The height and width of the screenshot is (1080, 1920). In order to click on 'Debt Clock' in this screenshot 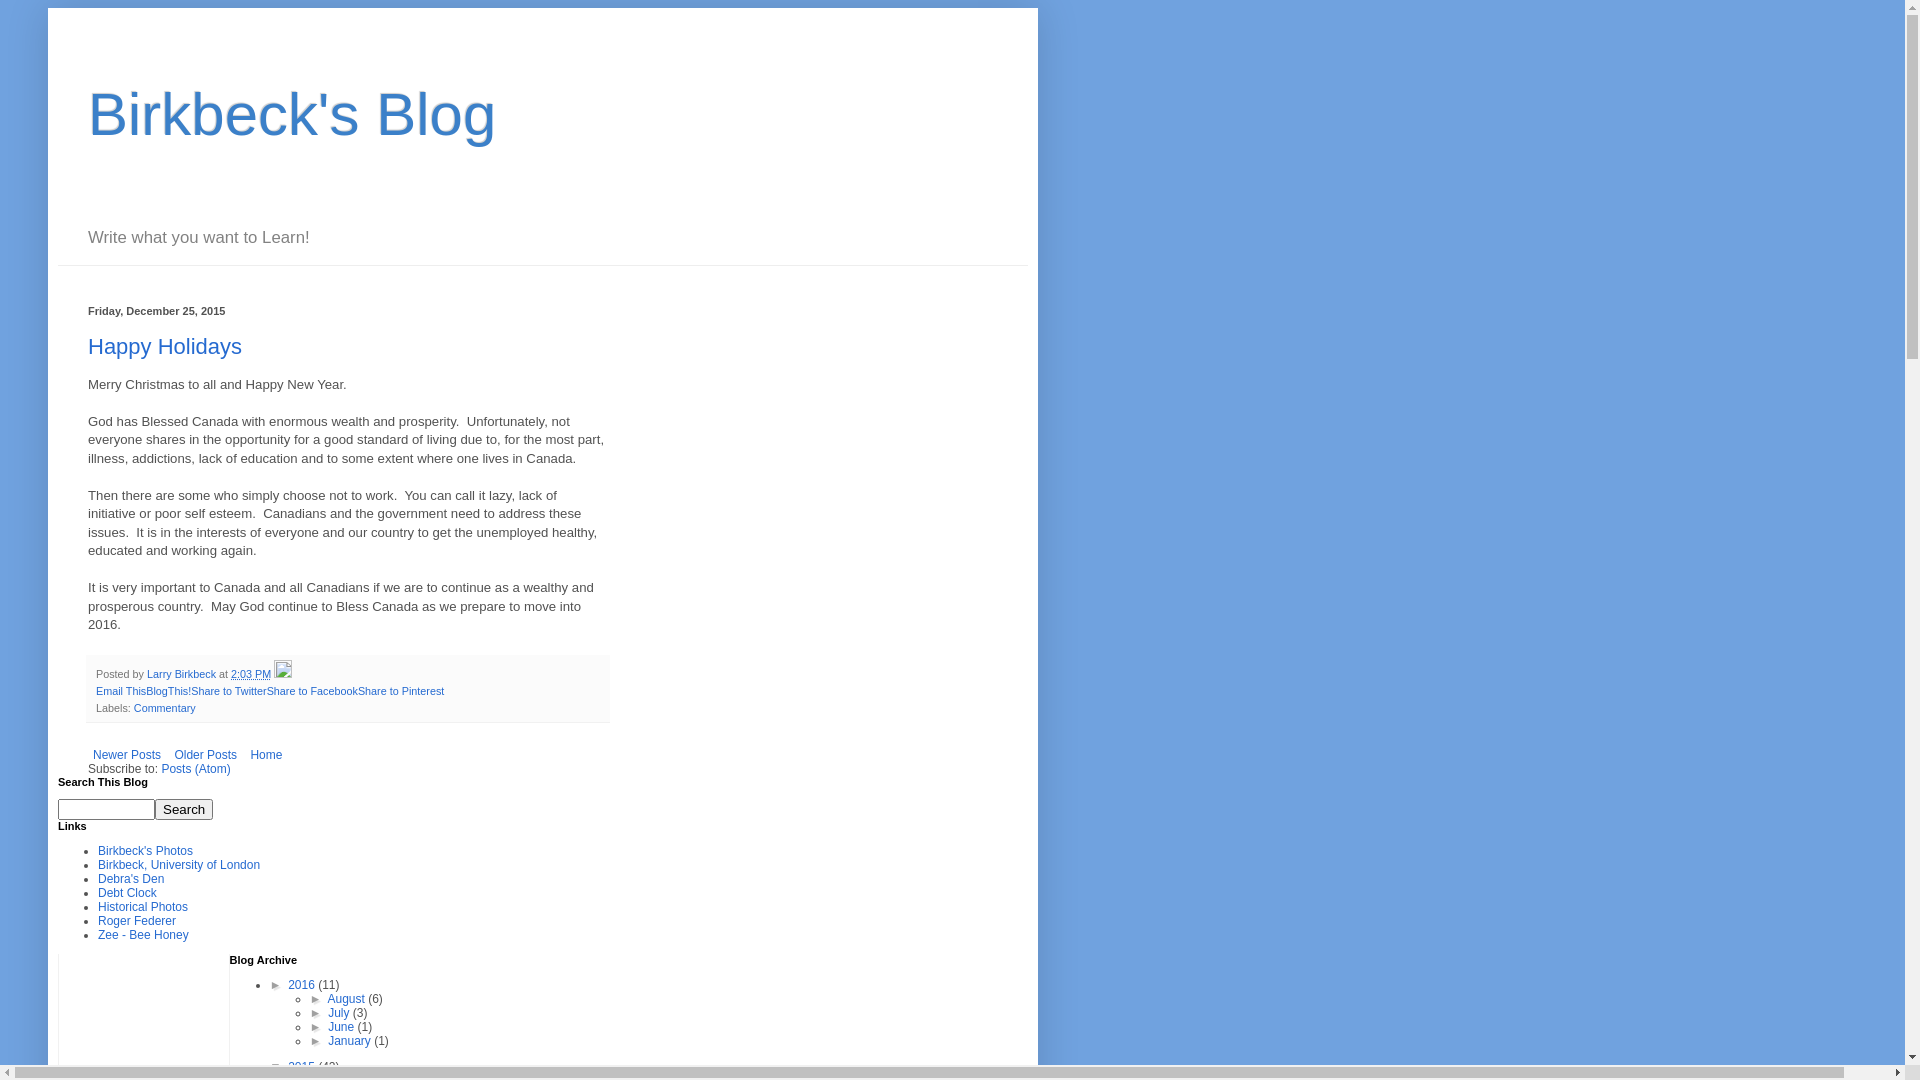, I will do `click(126, 892)`.